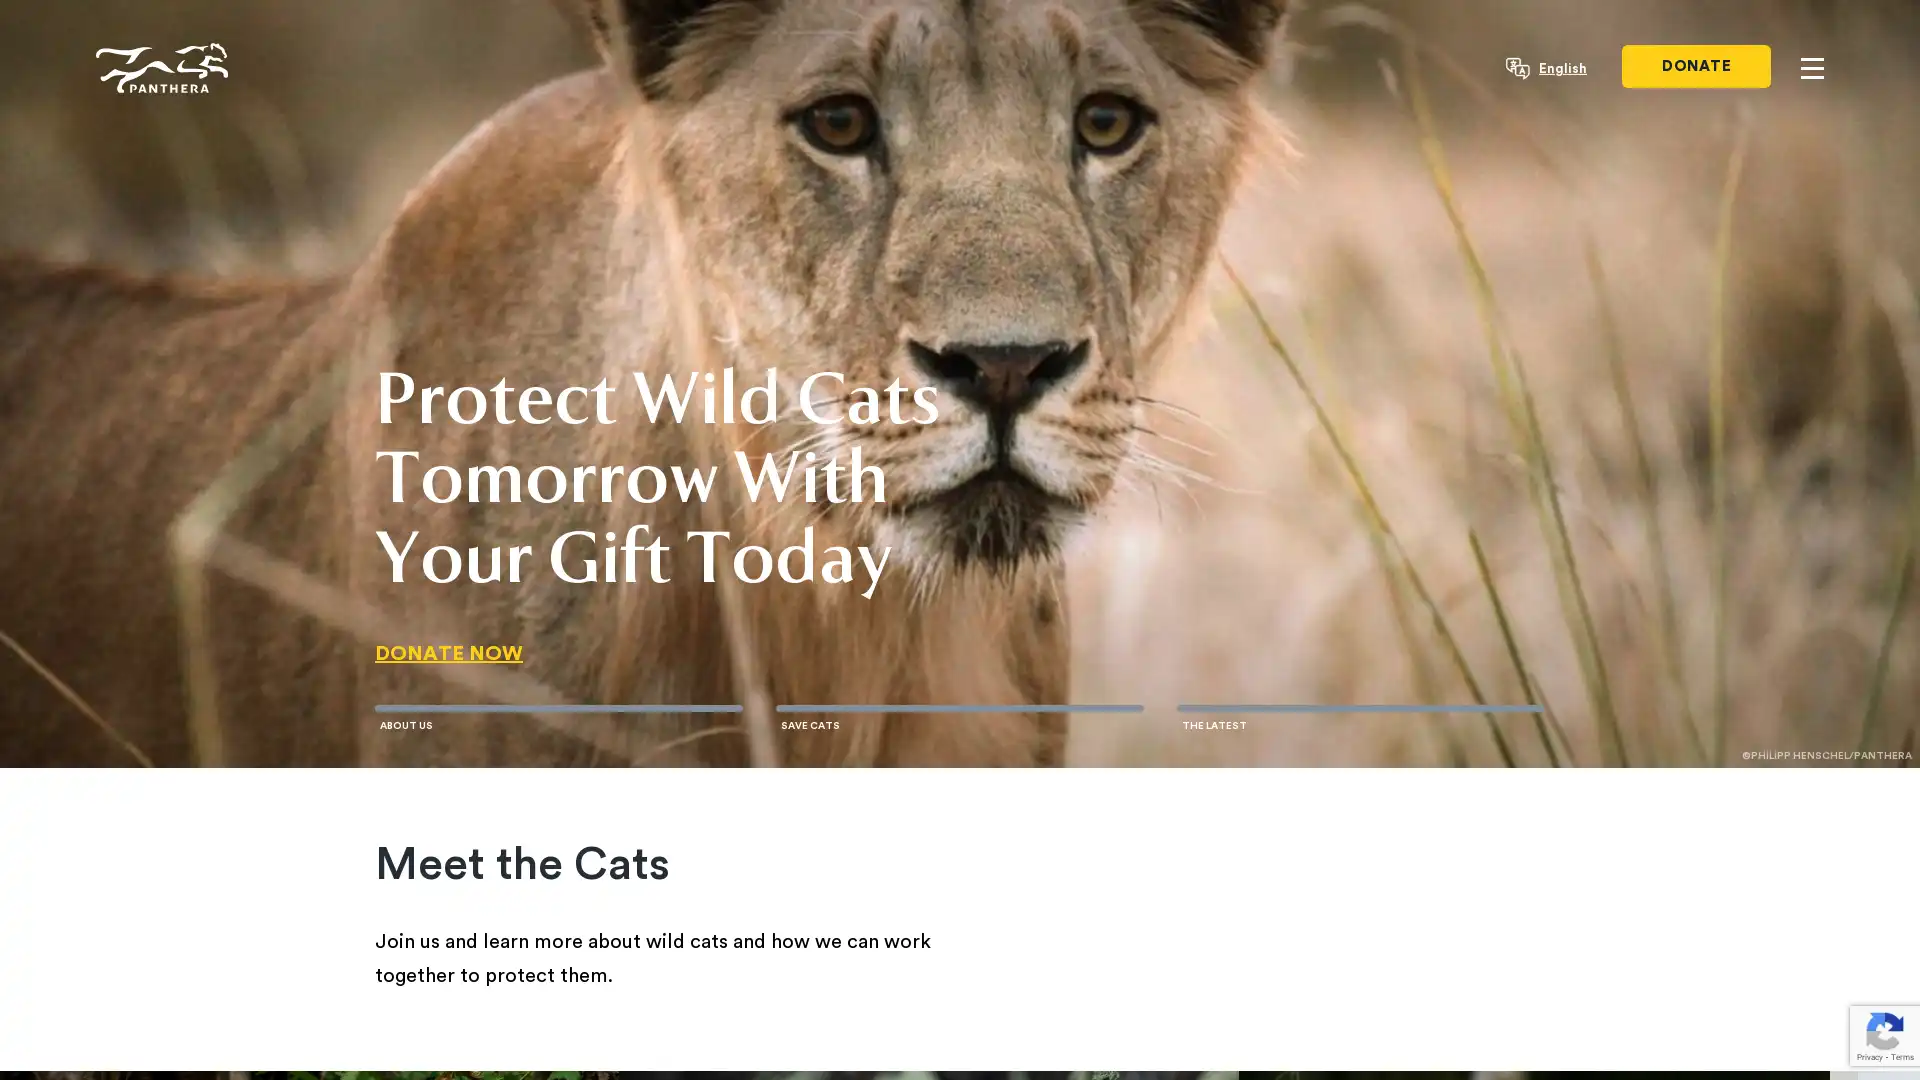  Describe the element at coordinates (958, 707) in the screenshot. I see `Go to slide 2` at that location.